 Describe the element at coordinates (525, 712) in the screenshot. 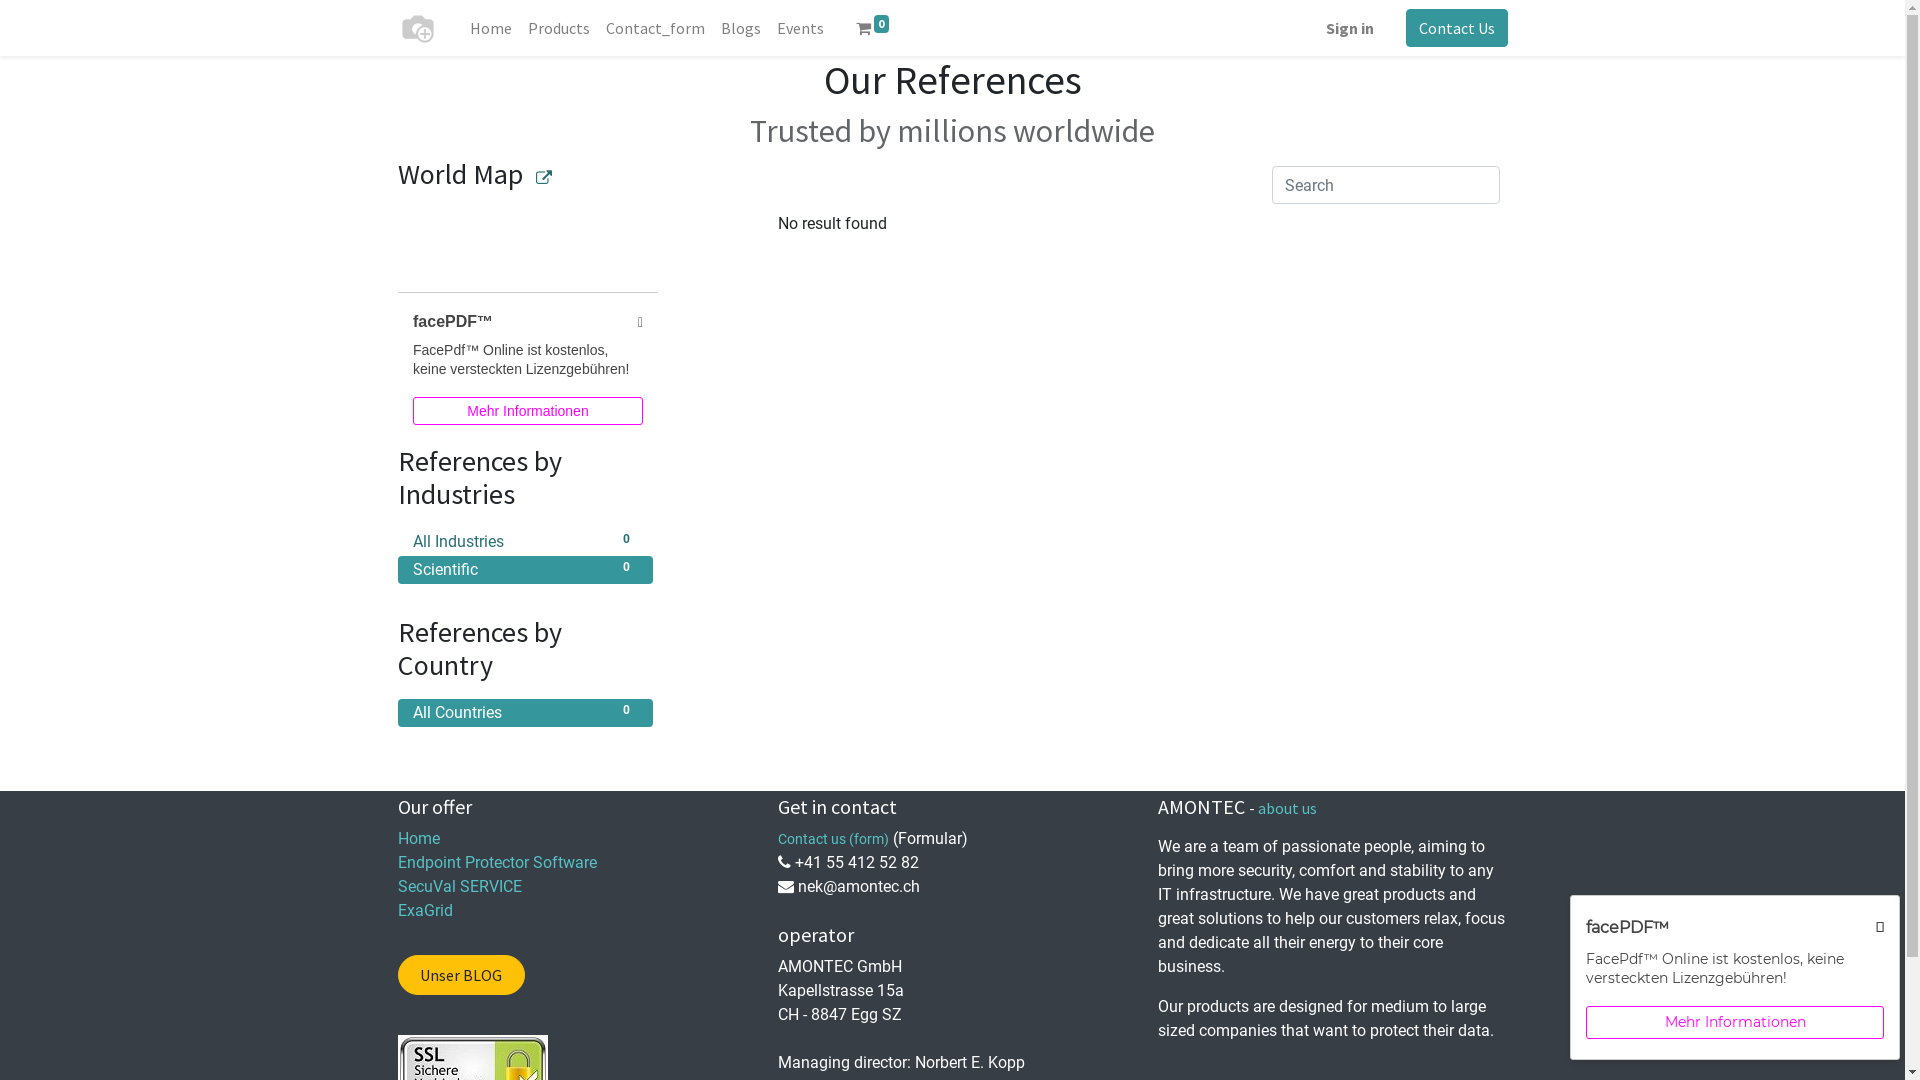

I see `'0` at that location.